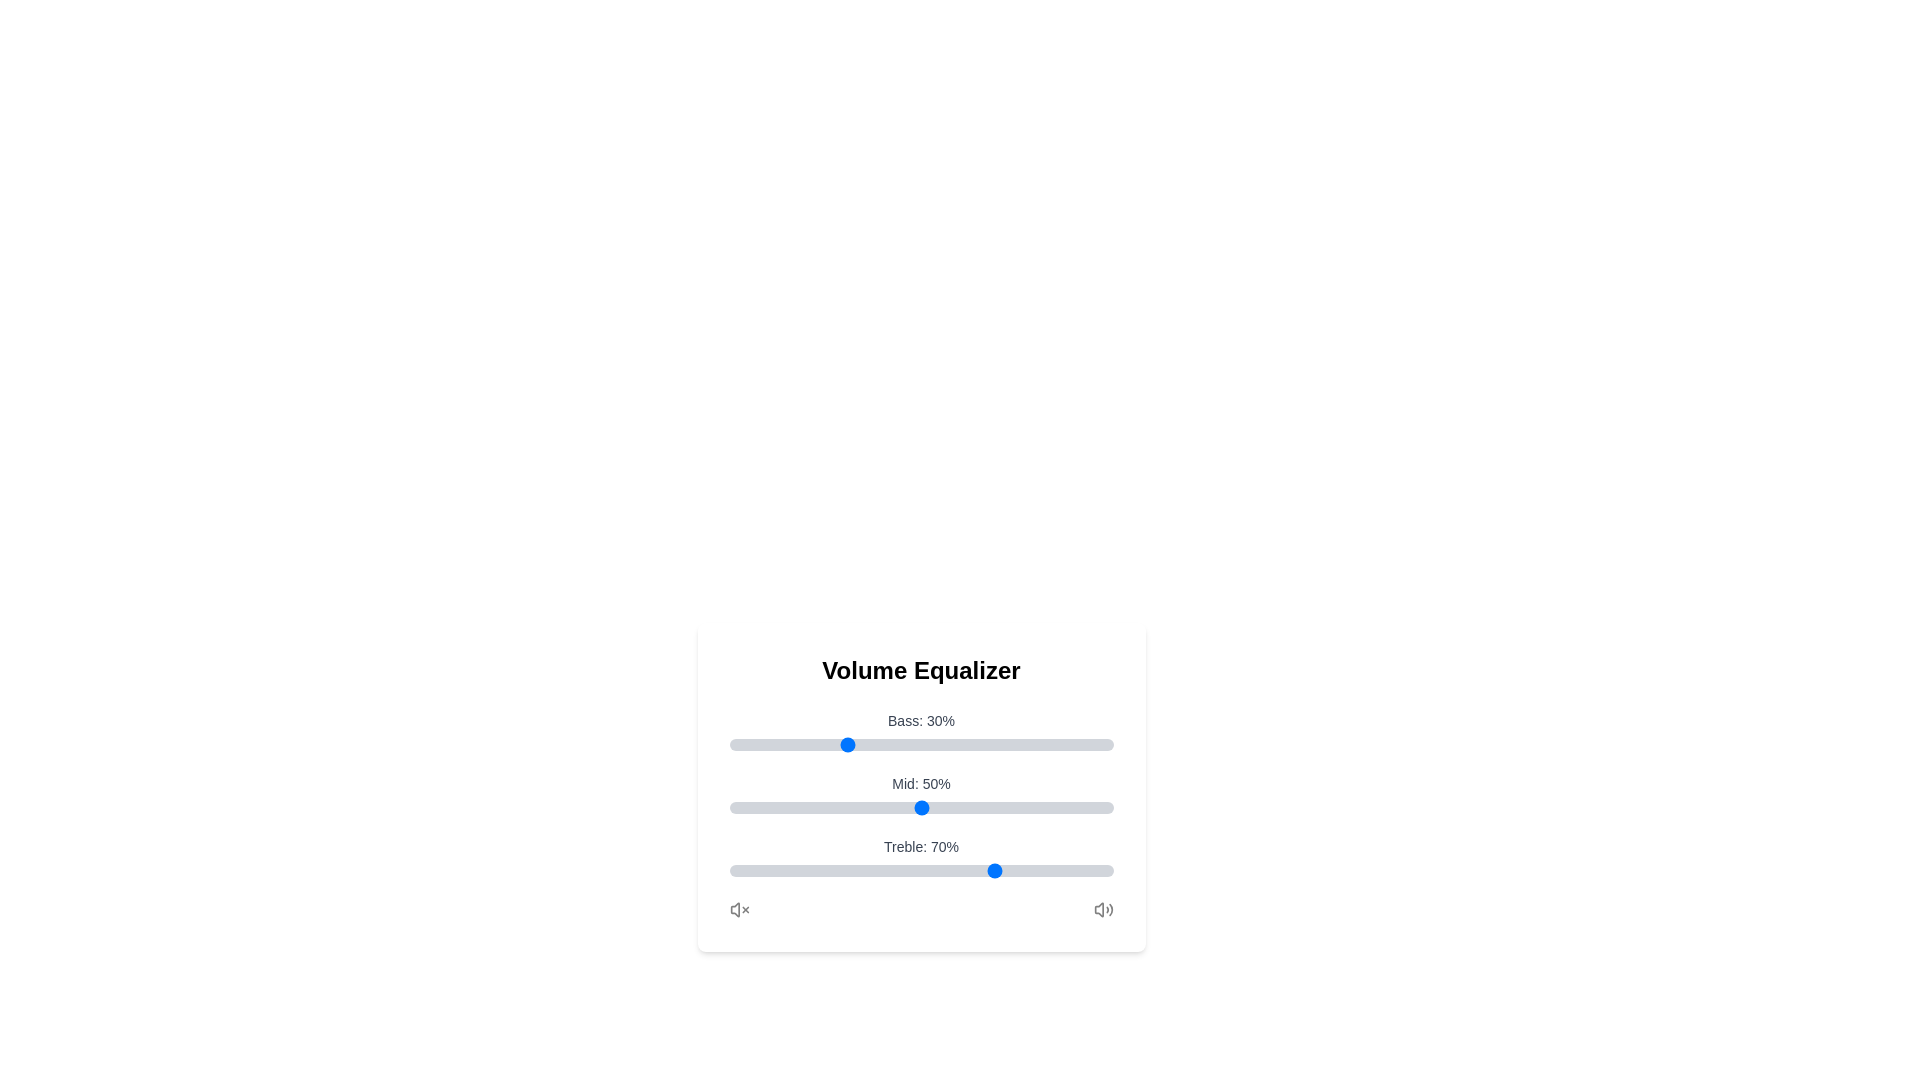 Image resolution: width=1920 pixels, height=1080 pixels. Describe the element at coordinates (871, 806) in the screenshot. I see `the Mid slider to 37%` at that location.